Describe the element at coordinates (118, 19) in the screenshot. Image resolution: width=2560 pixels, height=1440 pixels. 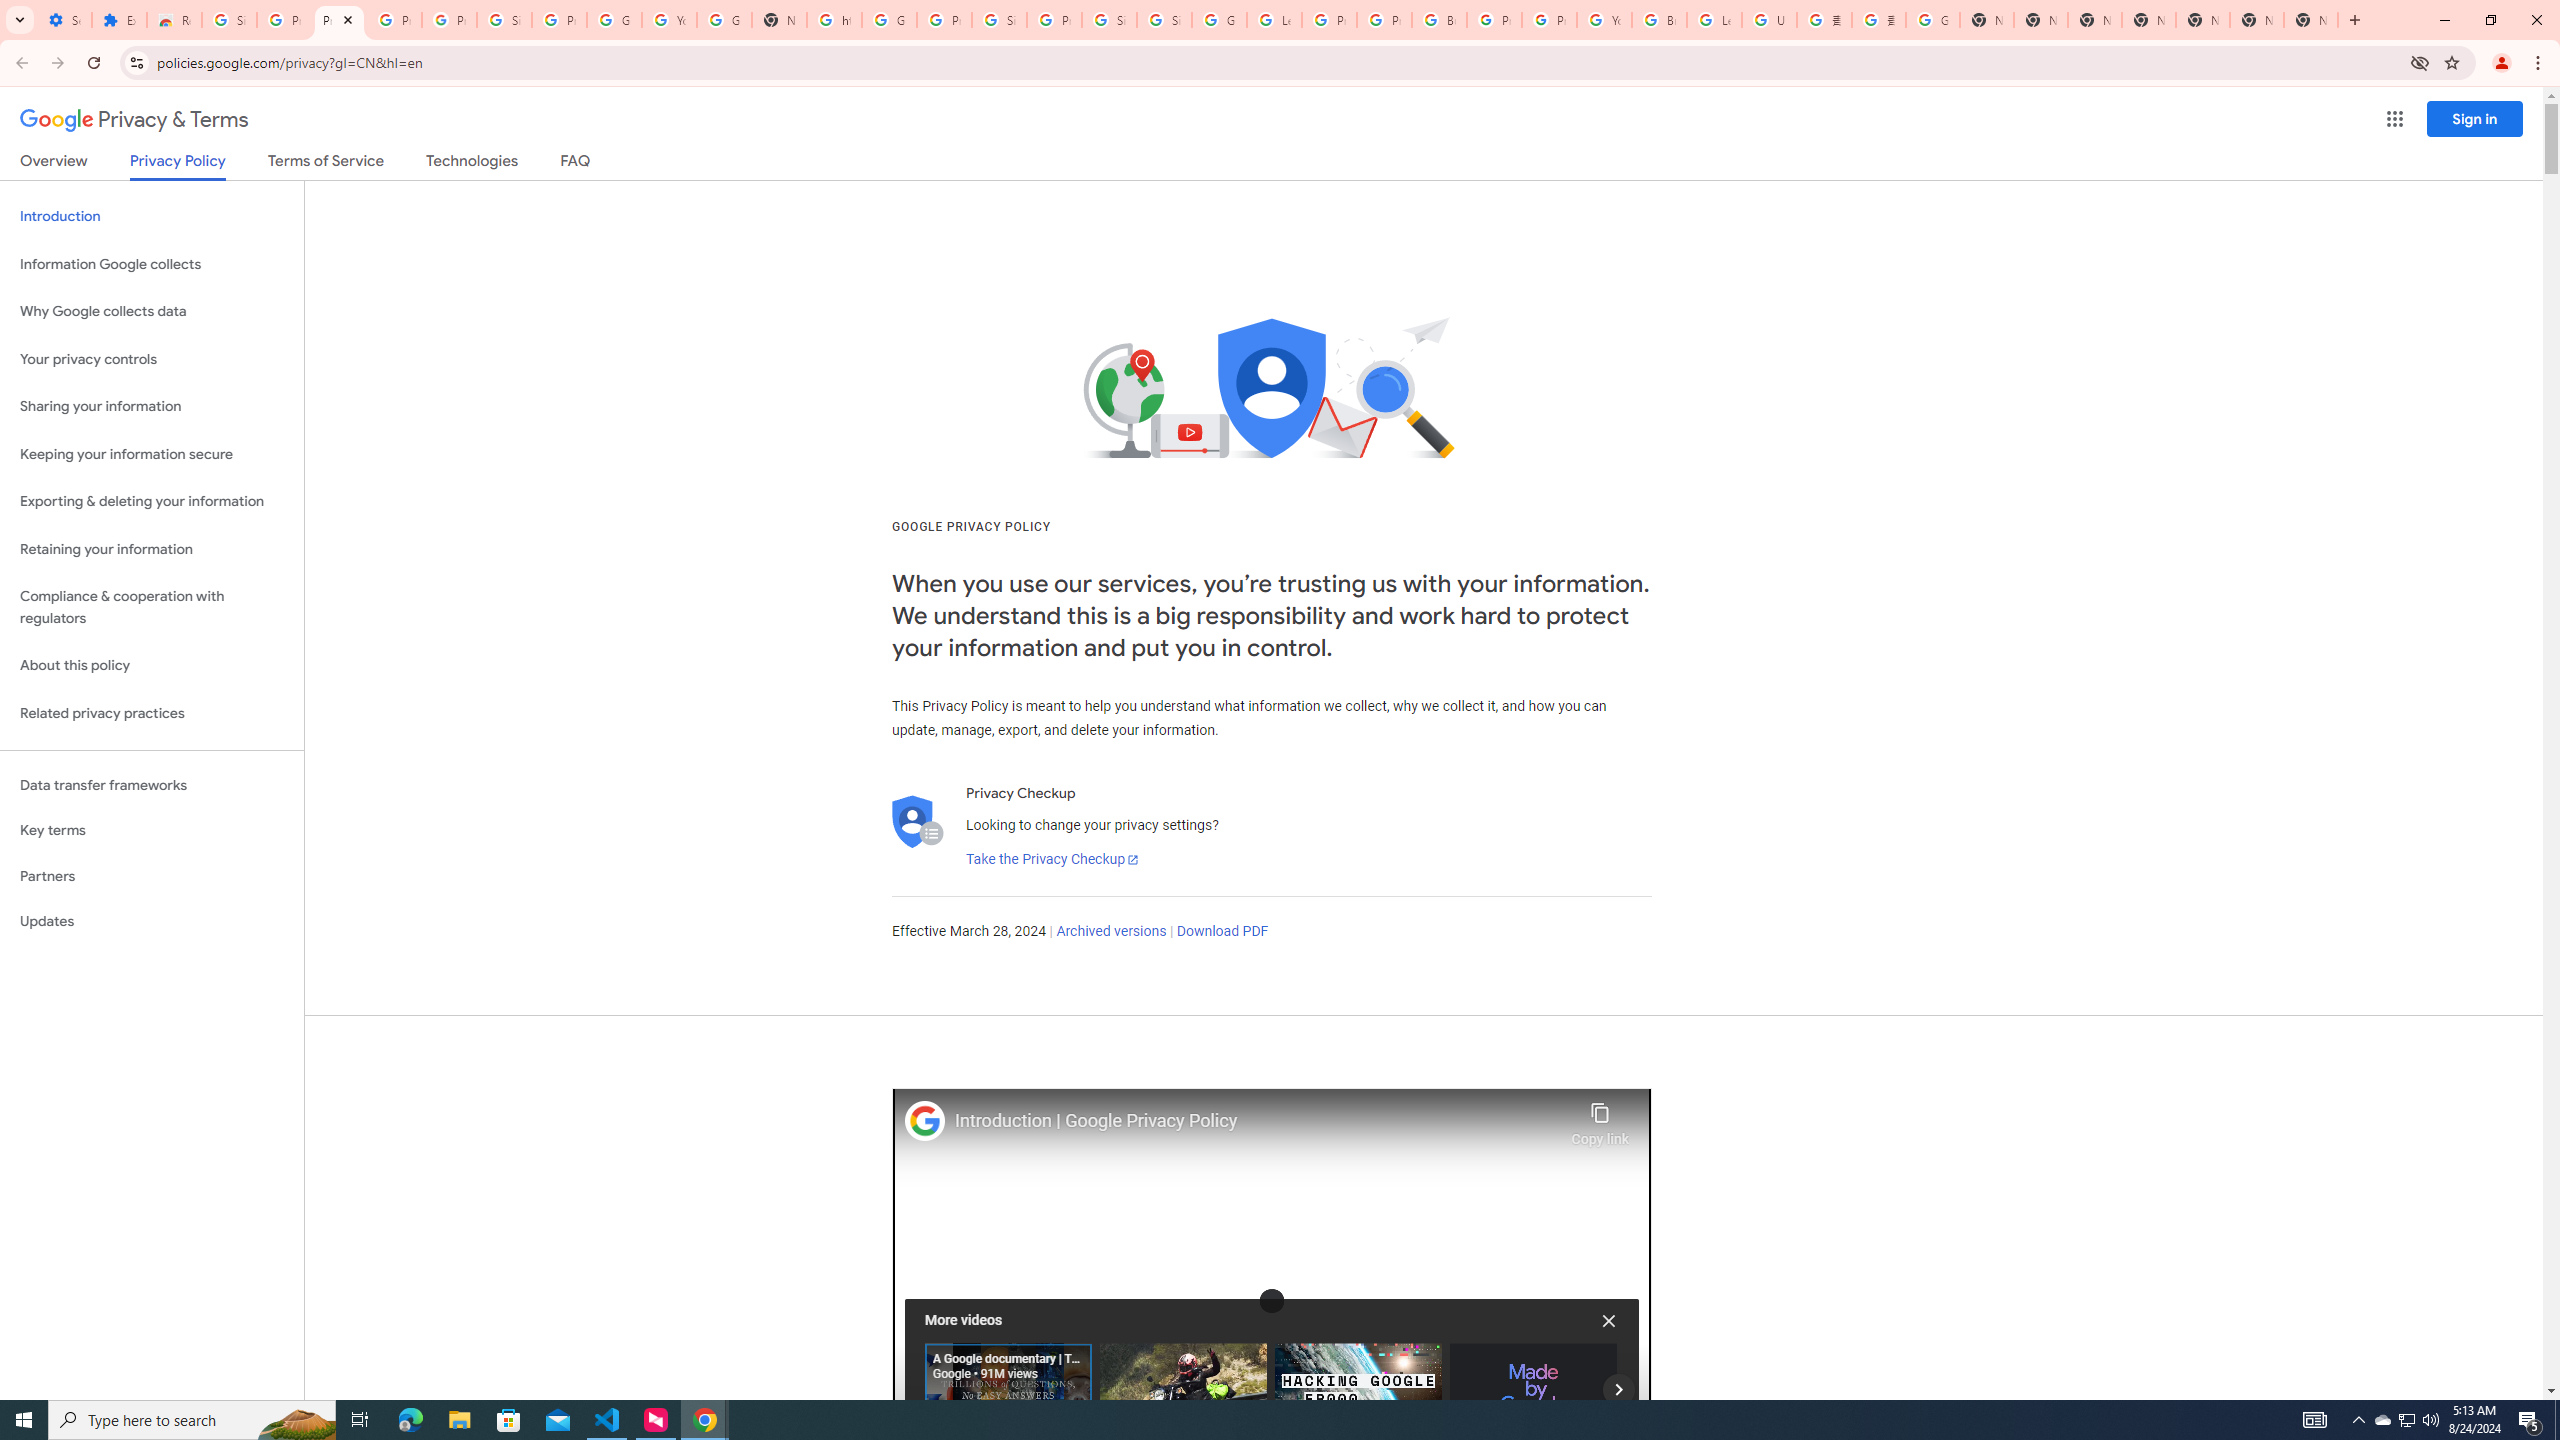
I see `'Extensions'` at that location.